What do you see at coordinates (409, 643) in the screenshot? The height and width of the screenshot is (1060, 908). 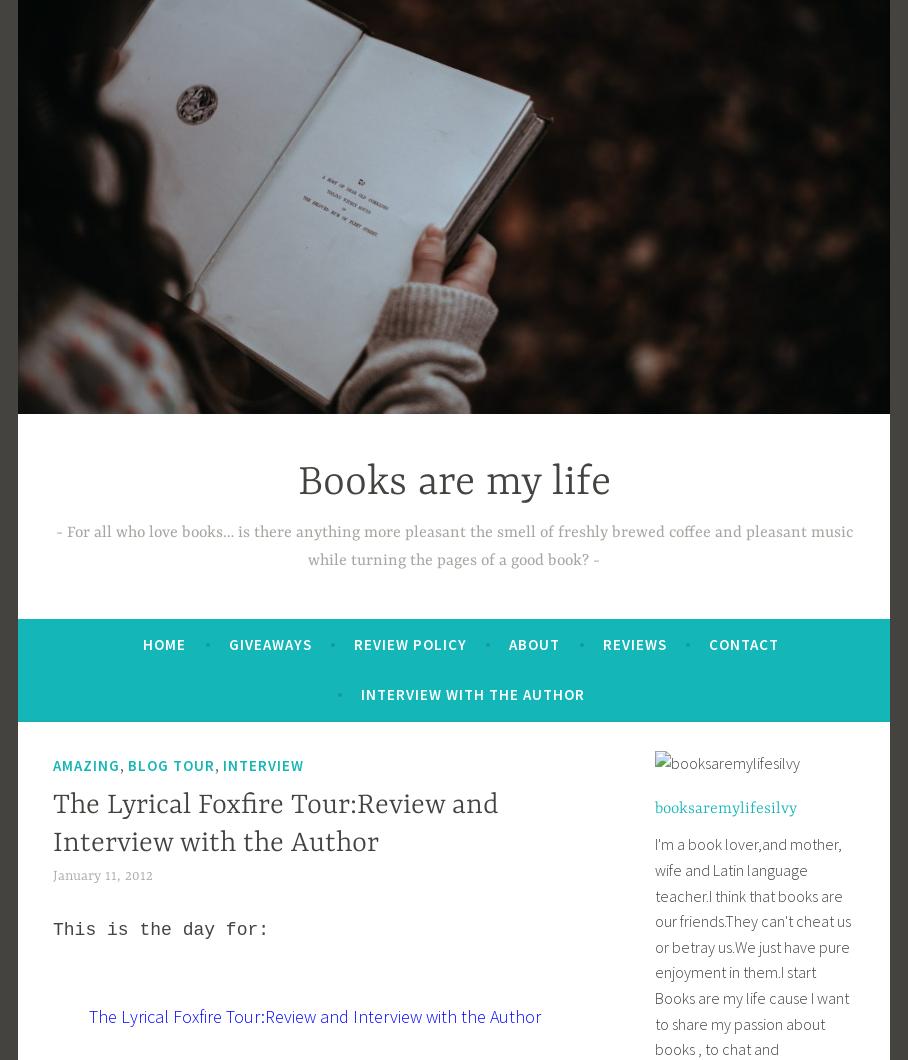 I see `'Review Policy'` at bounding box center [409, 643].